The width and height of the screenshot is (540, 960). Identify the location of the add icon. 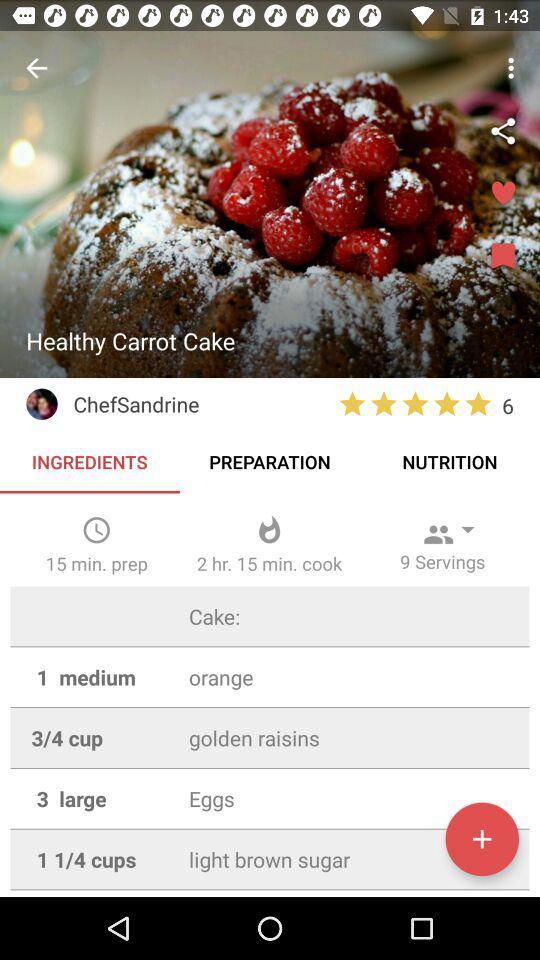
(481, 839).